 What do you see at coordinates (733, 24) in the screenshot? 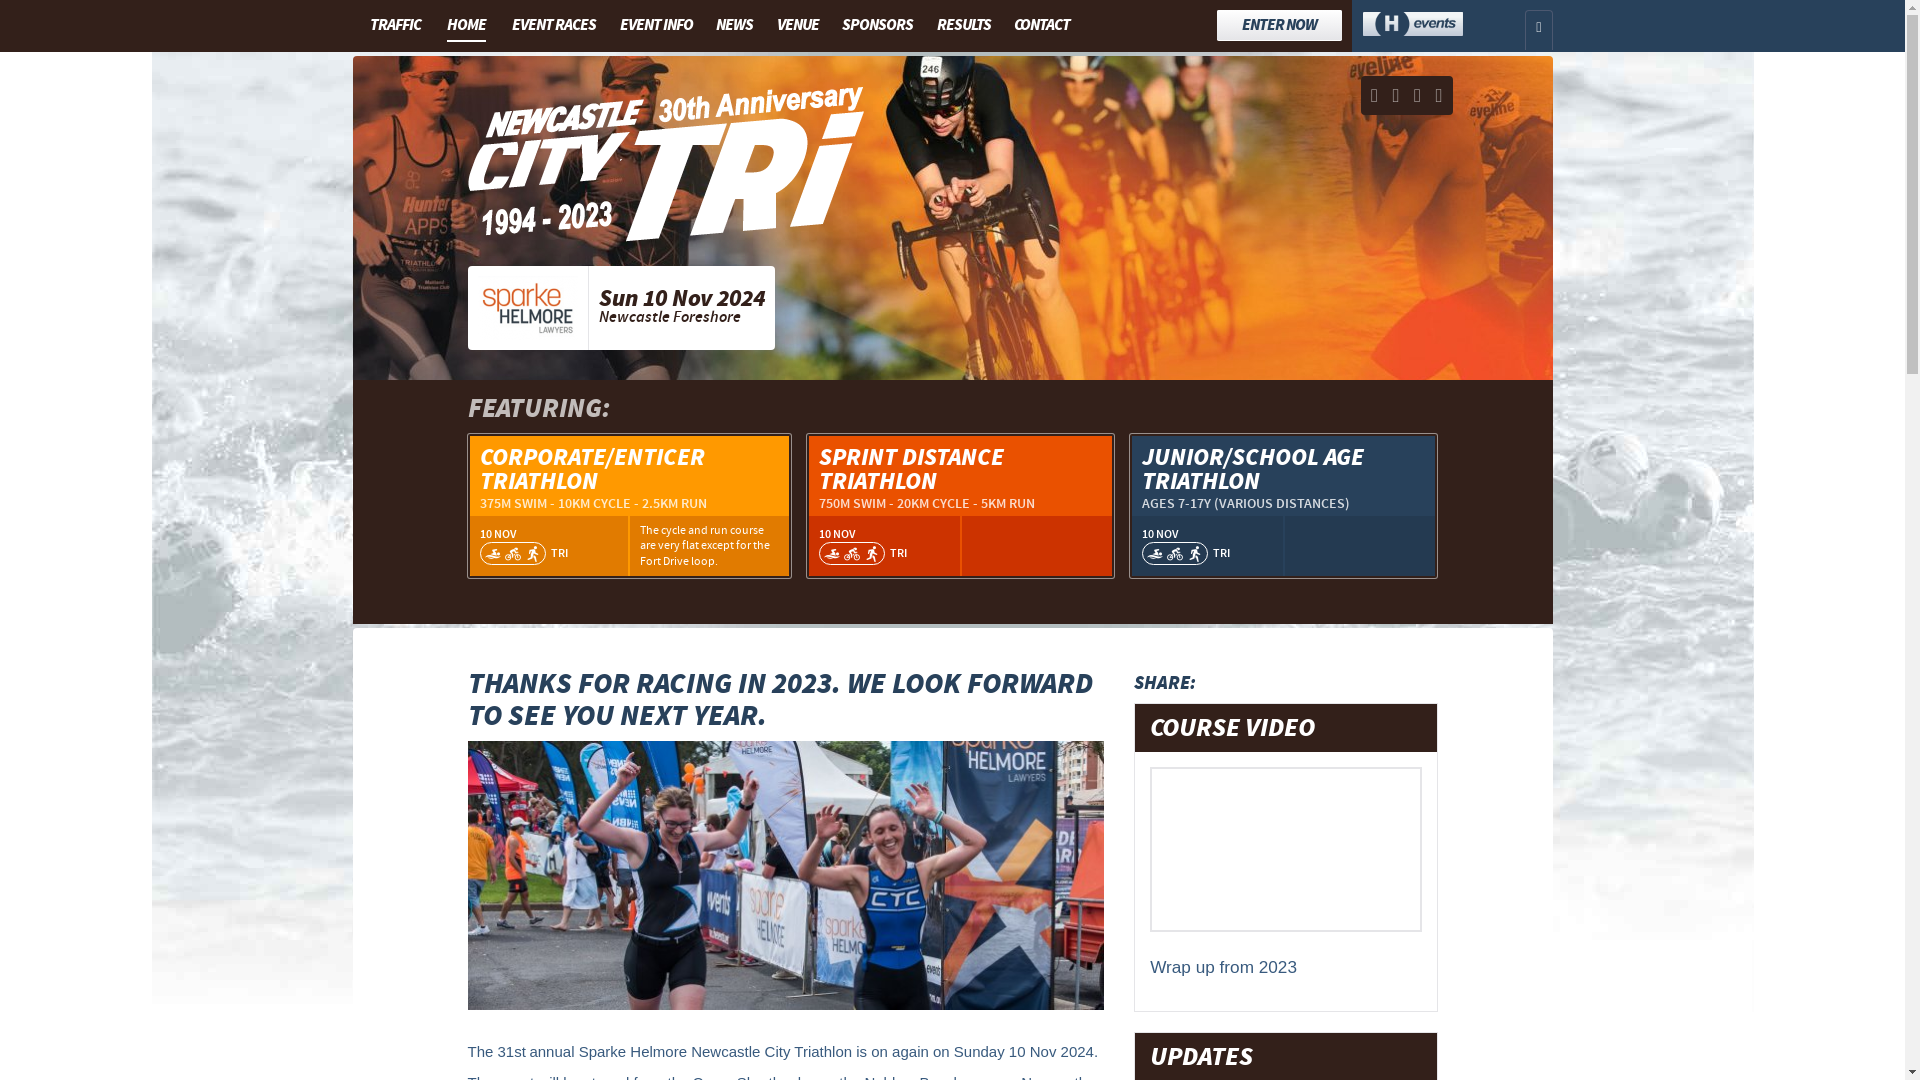
I see `'NEWS'` at bounding box center [733, 24].